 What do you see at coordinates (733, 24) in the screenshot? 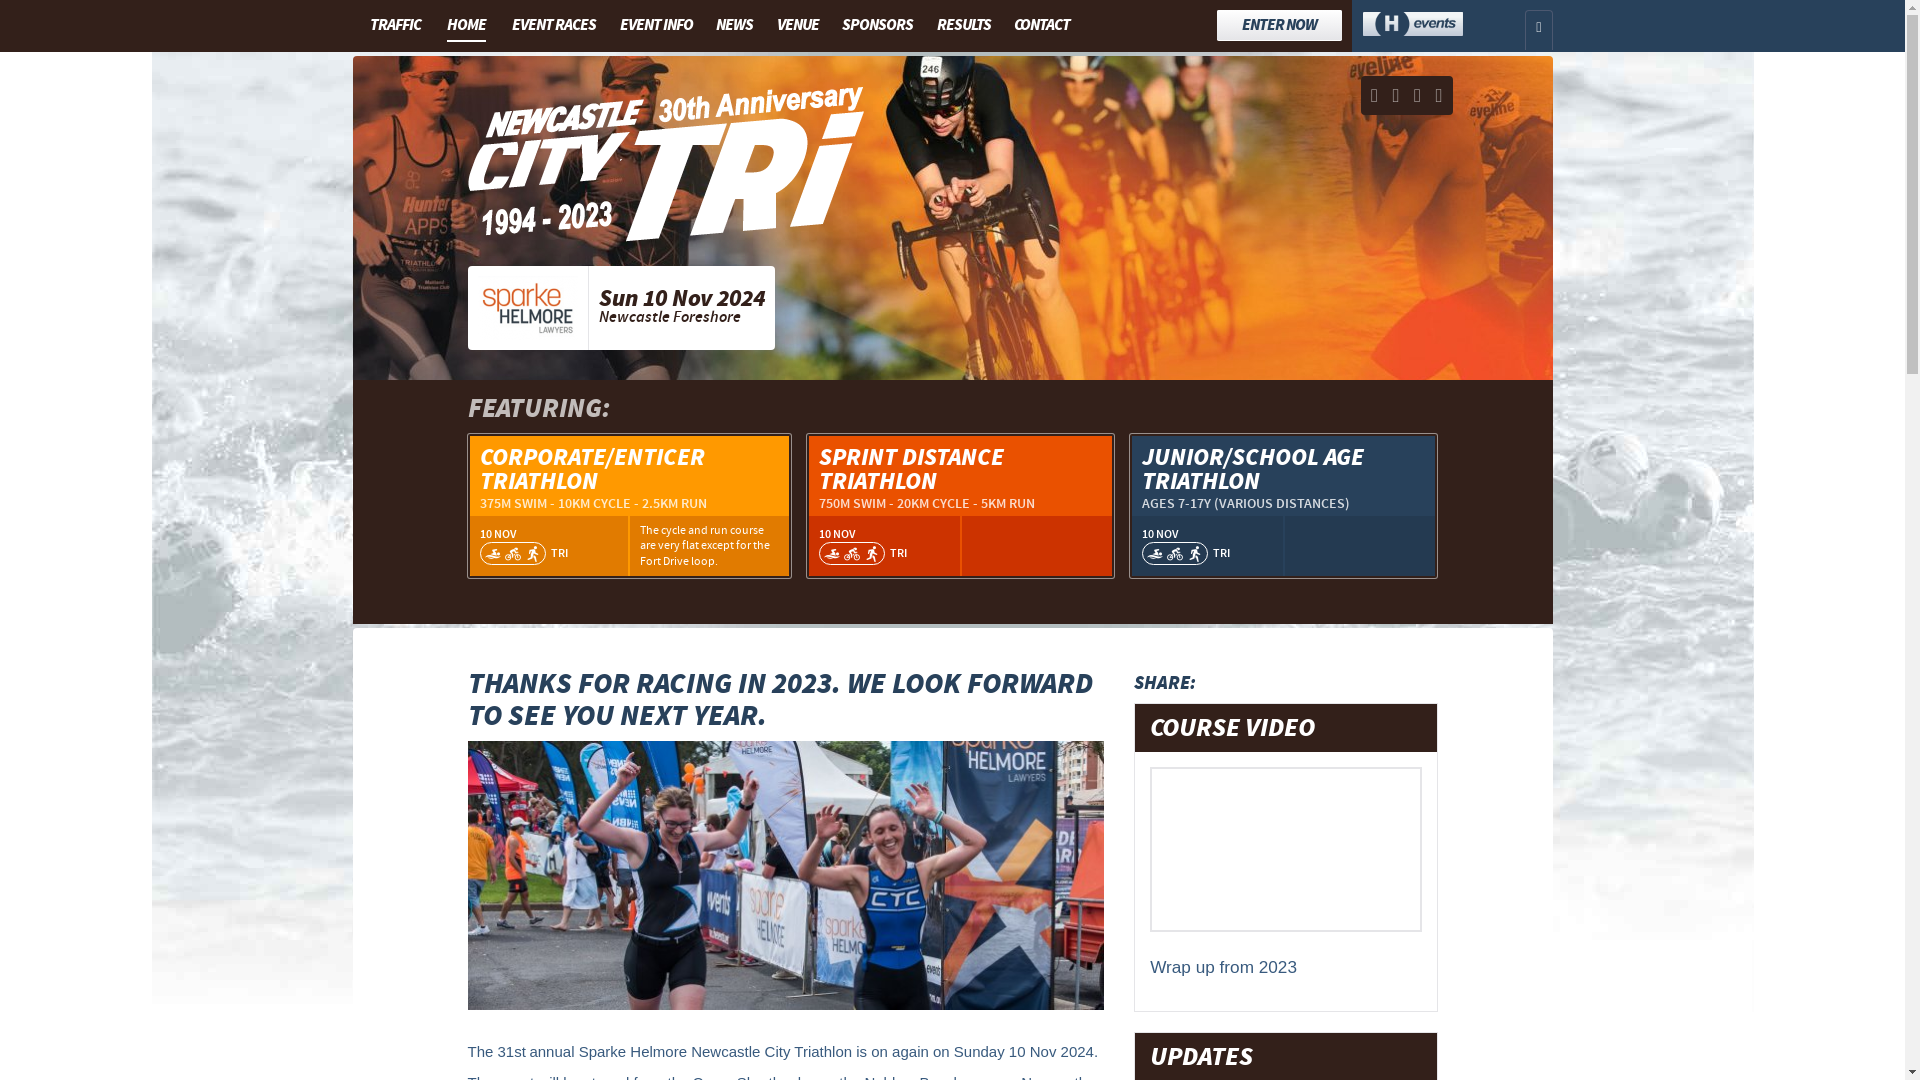
I see `'NEWS'` at bounding box center [733, 24].